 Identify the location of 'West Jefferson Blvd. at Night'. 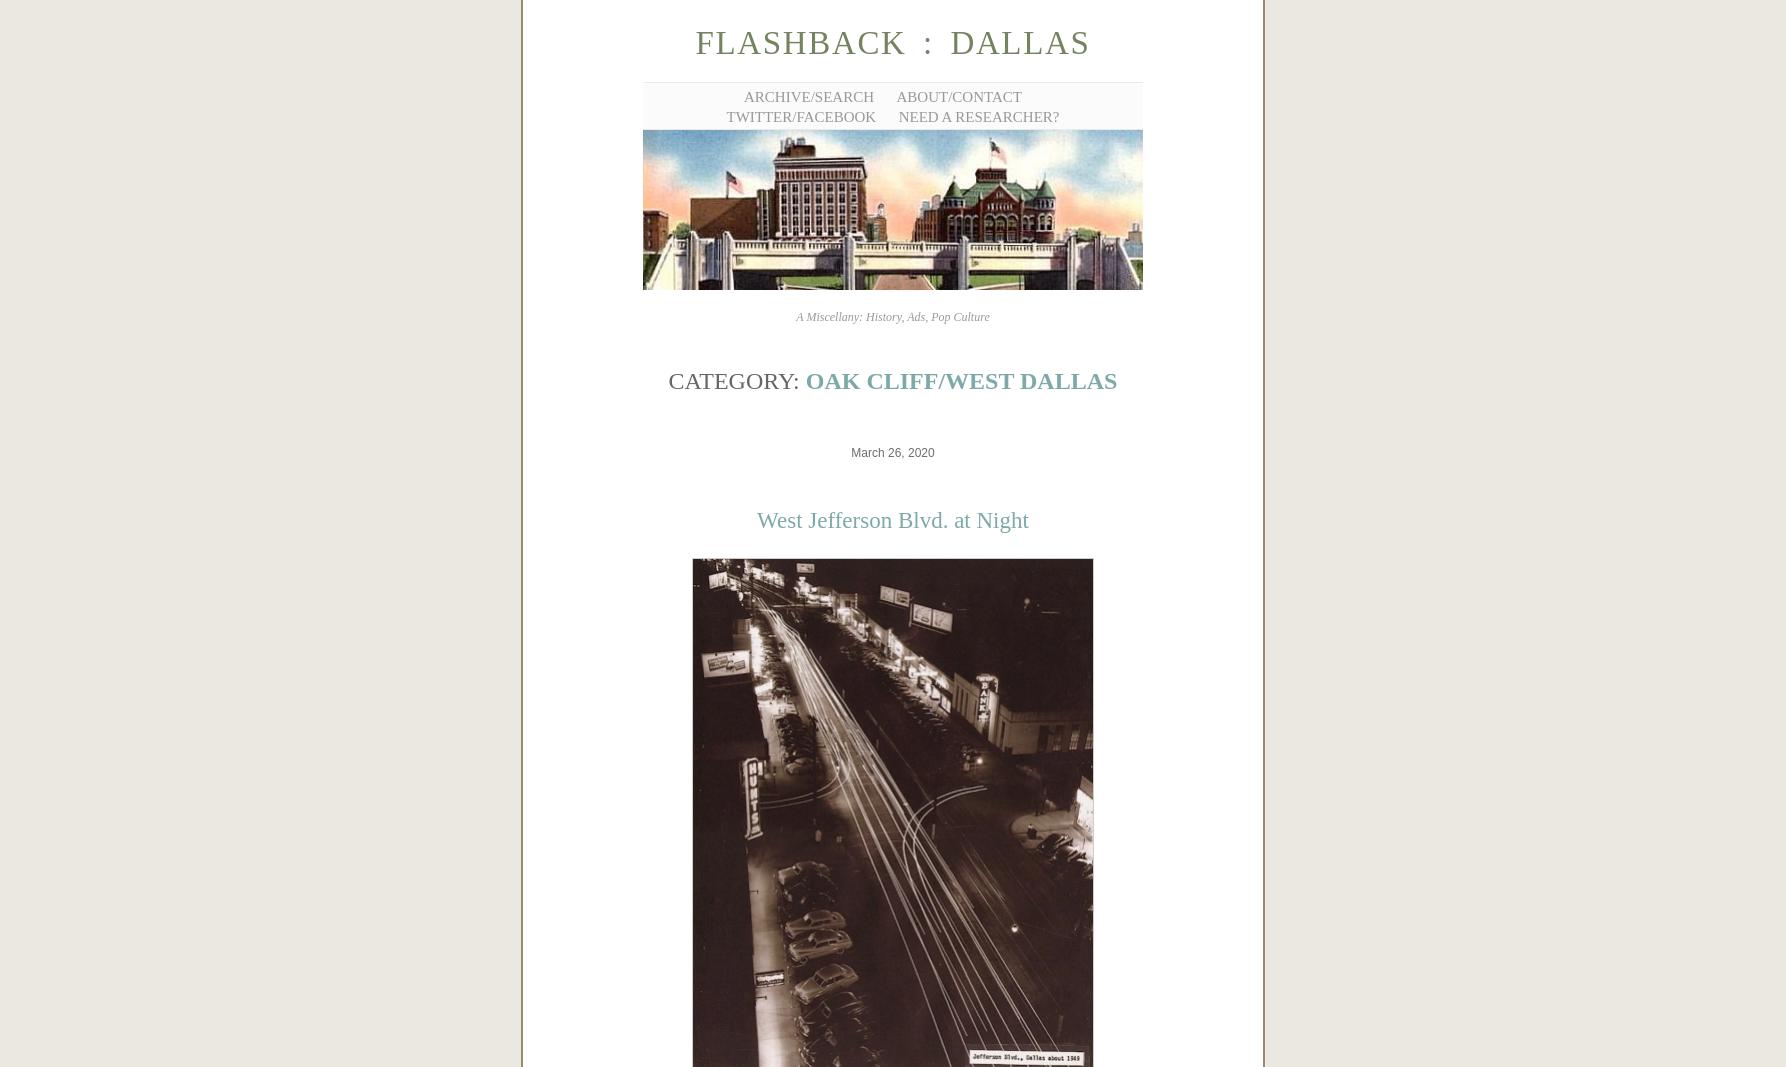
(891, 519).